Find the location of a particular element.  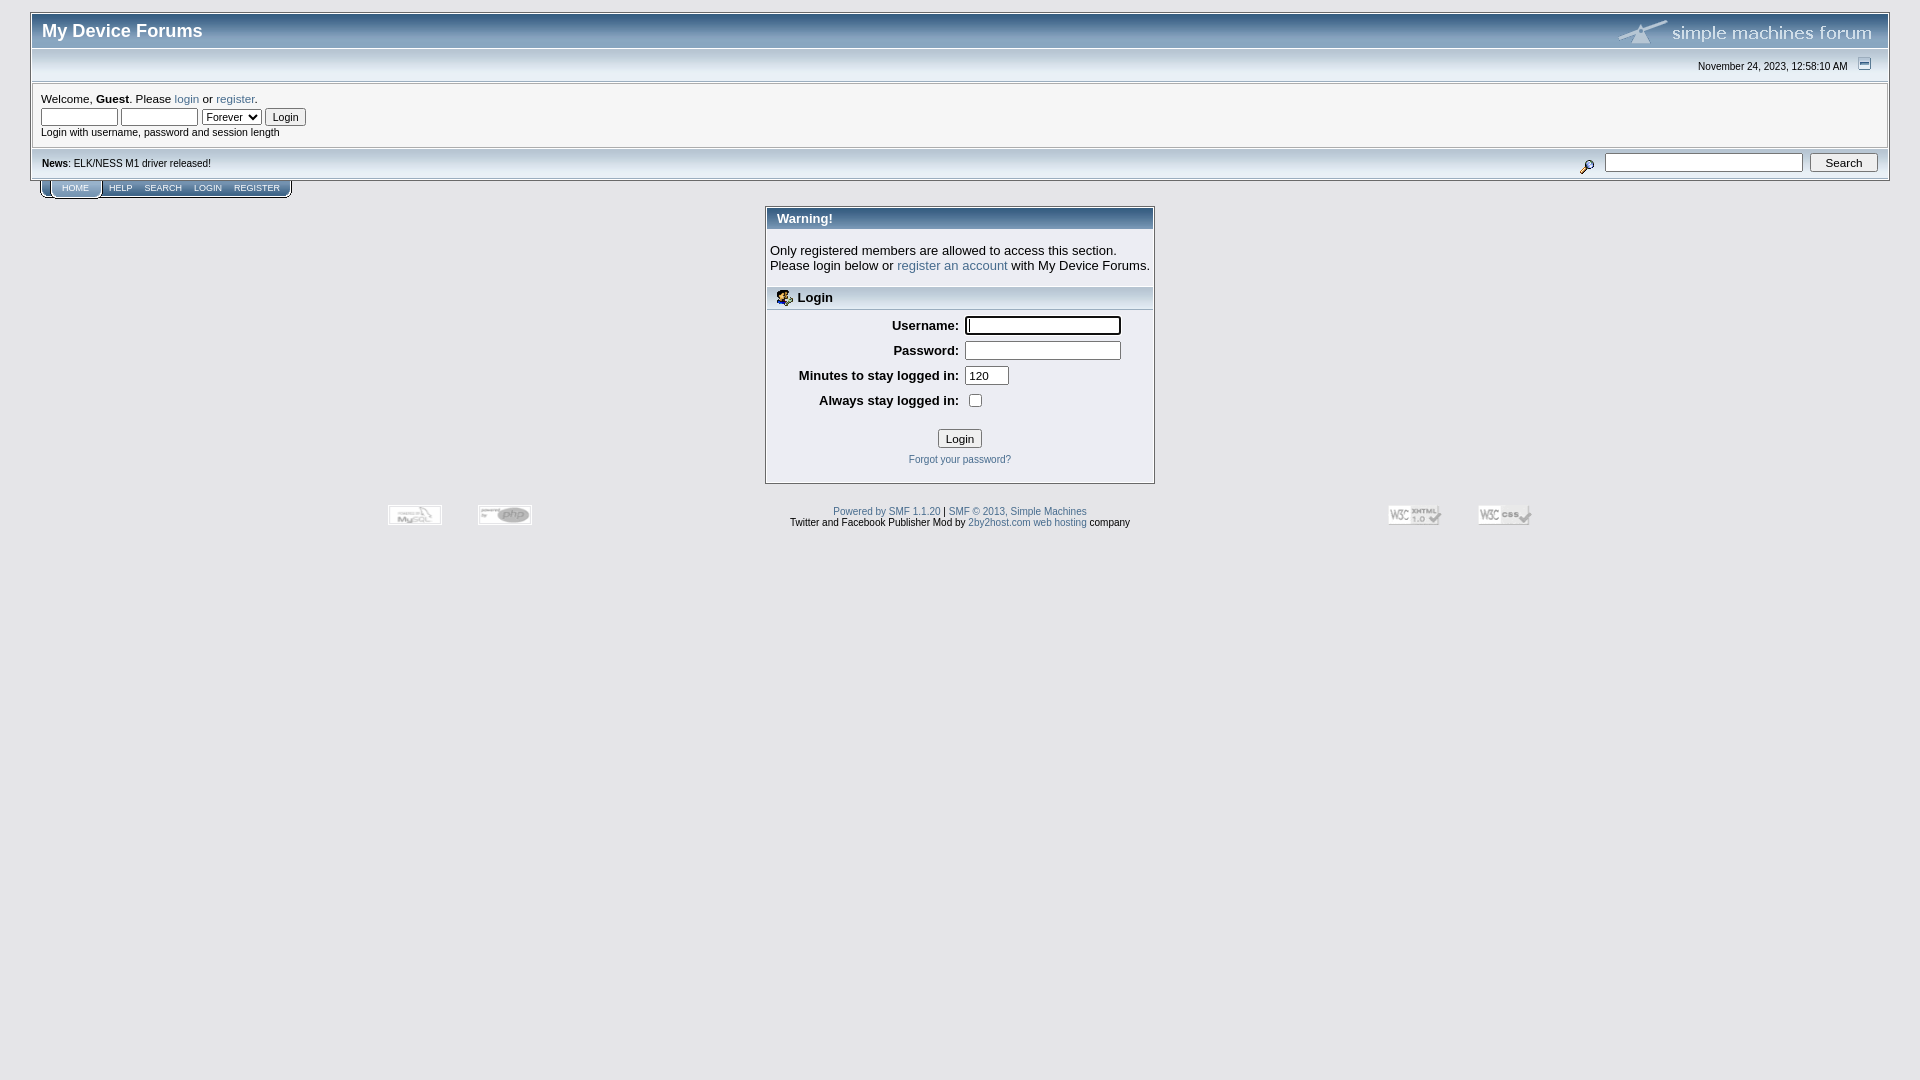

'HELP' is located at coordinates (119, 188).